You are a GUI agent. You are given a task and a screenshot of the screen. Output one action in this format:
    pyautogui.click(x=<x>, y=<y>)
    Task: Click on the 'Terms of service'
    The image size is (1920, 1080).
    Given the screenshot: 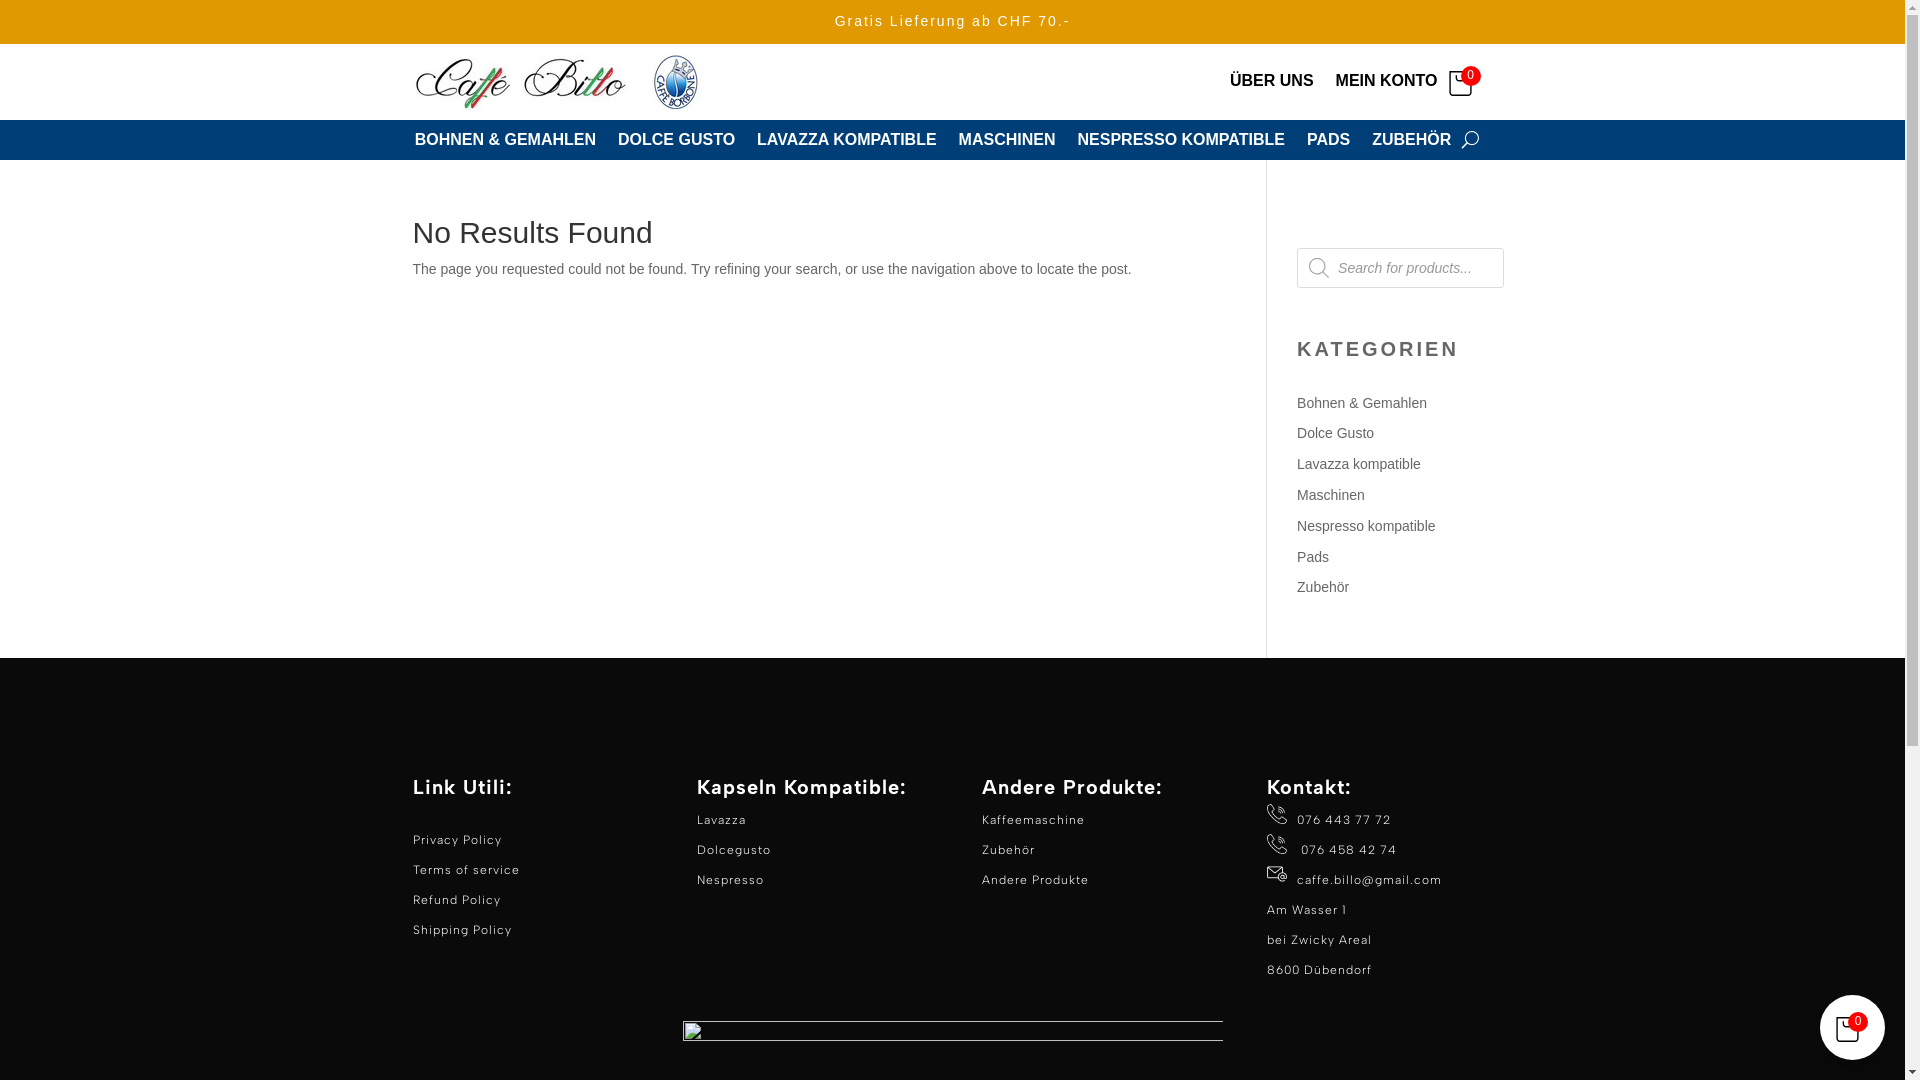 What is the action you would take?
    pyautogui.click(x=464, y=869)
    